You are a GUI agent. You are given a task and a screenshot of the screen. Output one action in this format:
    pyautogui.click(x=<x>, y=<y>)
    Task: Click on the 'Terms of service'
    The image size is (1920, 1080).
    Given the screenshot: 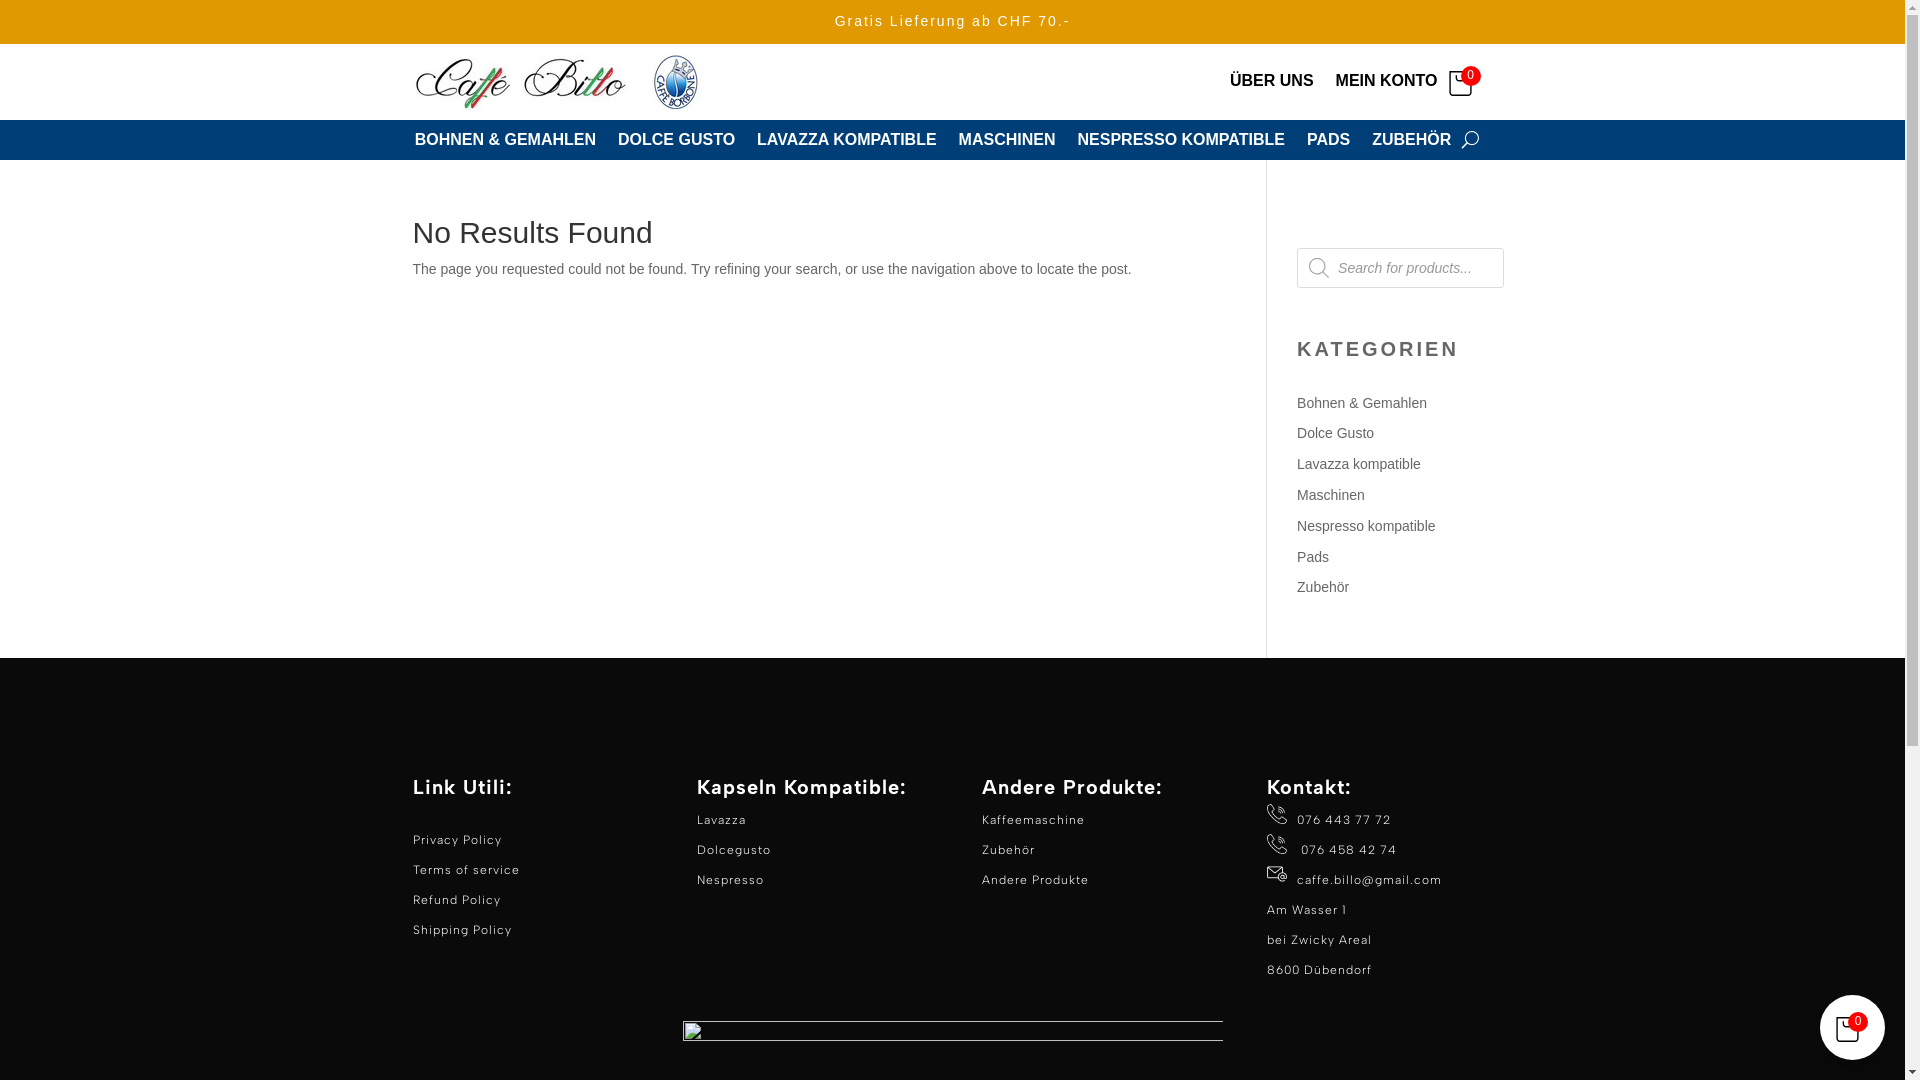 What is the action you would take?
    pyautogui.click(x=464, y=869)
    